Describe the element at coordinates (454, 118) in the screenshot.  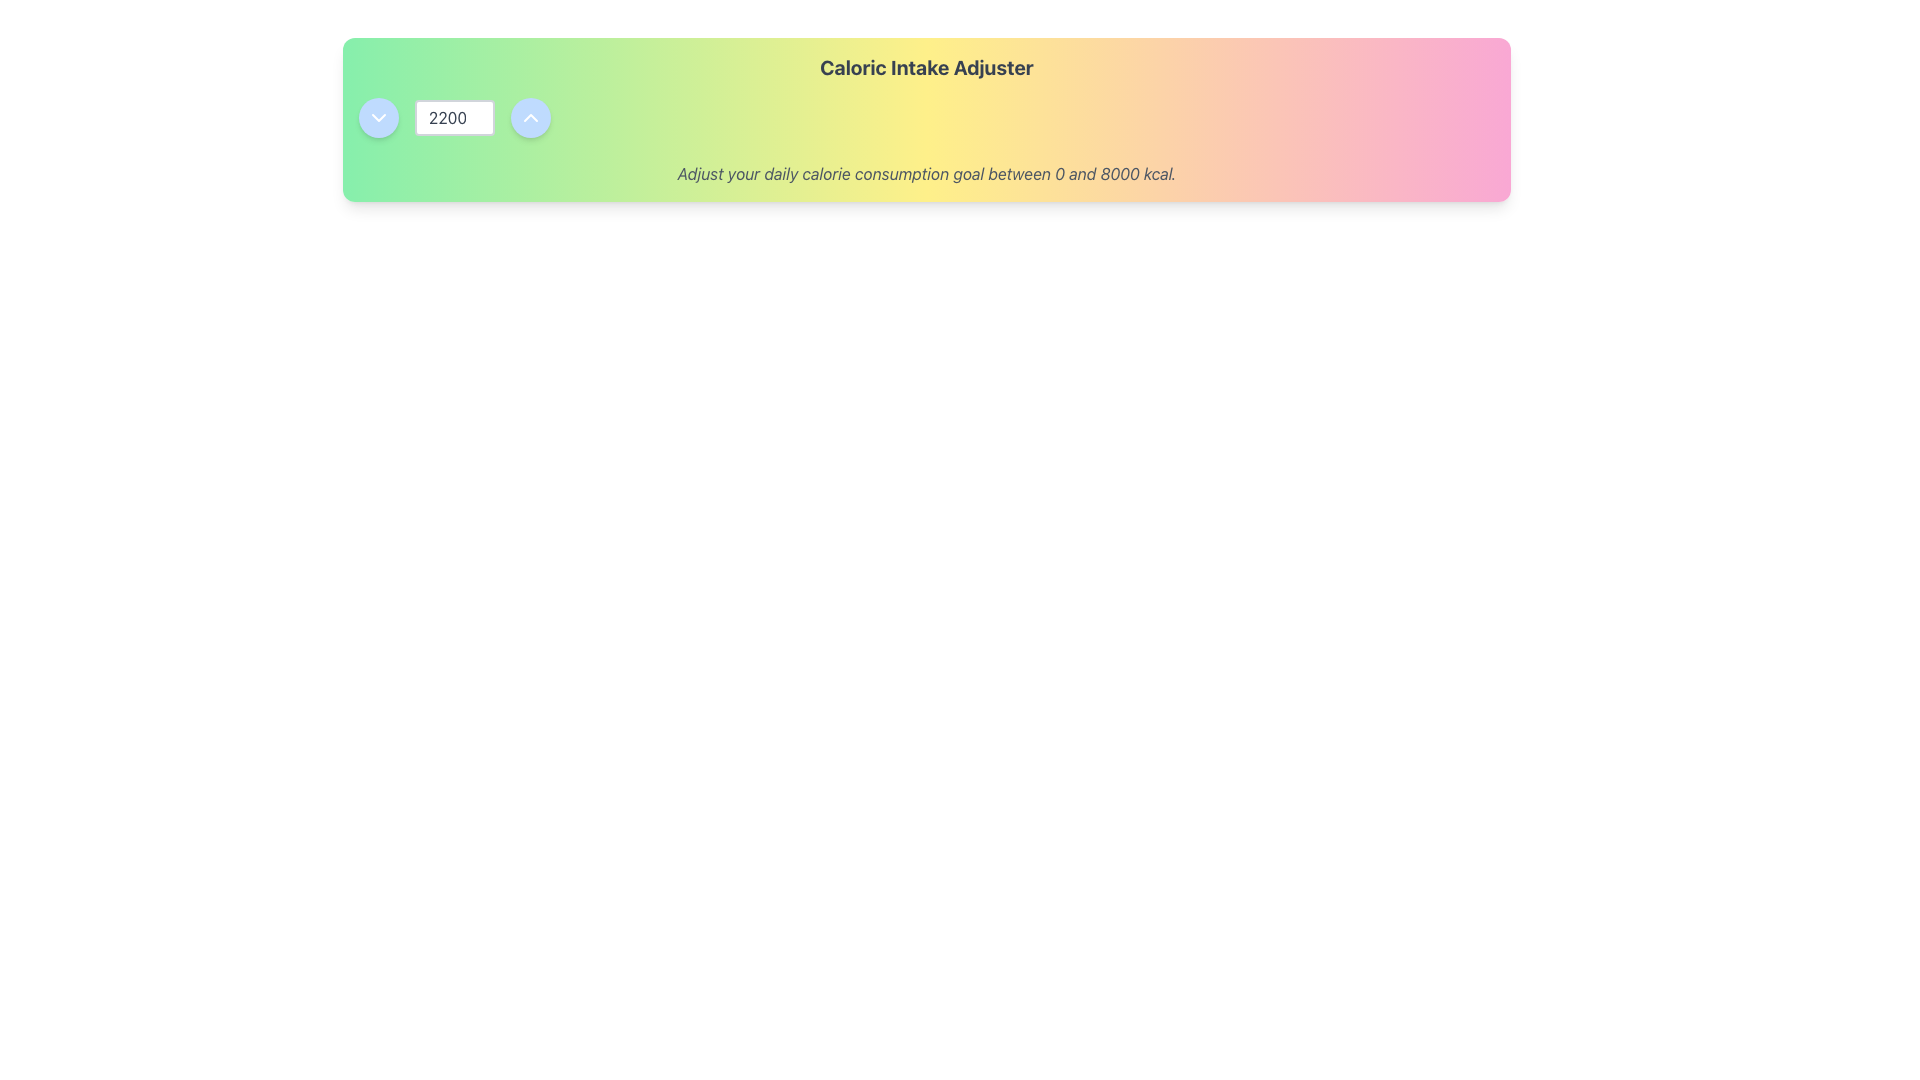
I see `the numeric input field displaying '2200'` at that location.